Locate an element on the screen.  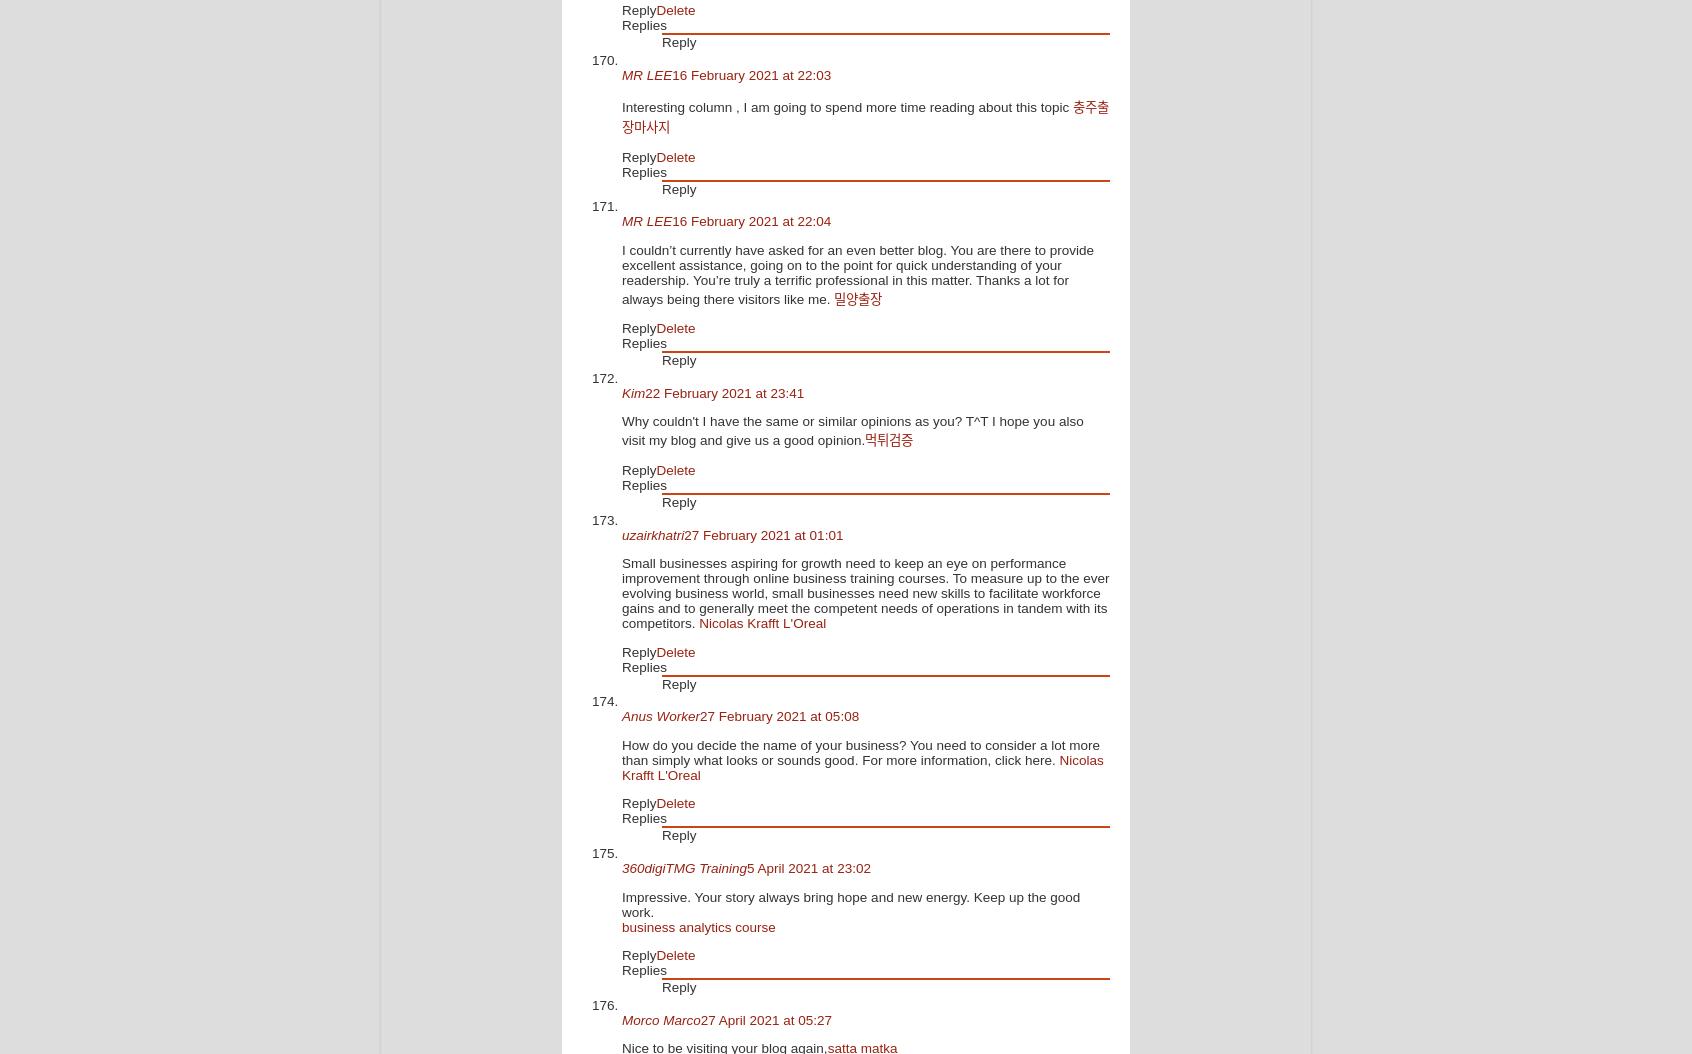
'27 February 2021 at 05:08' is located at coordinates (779, 715).